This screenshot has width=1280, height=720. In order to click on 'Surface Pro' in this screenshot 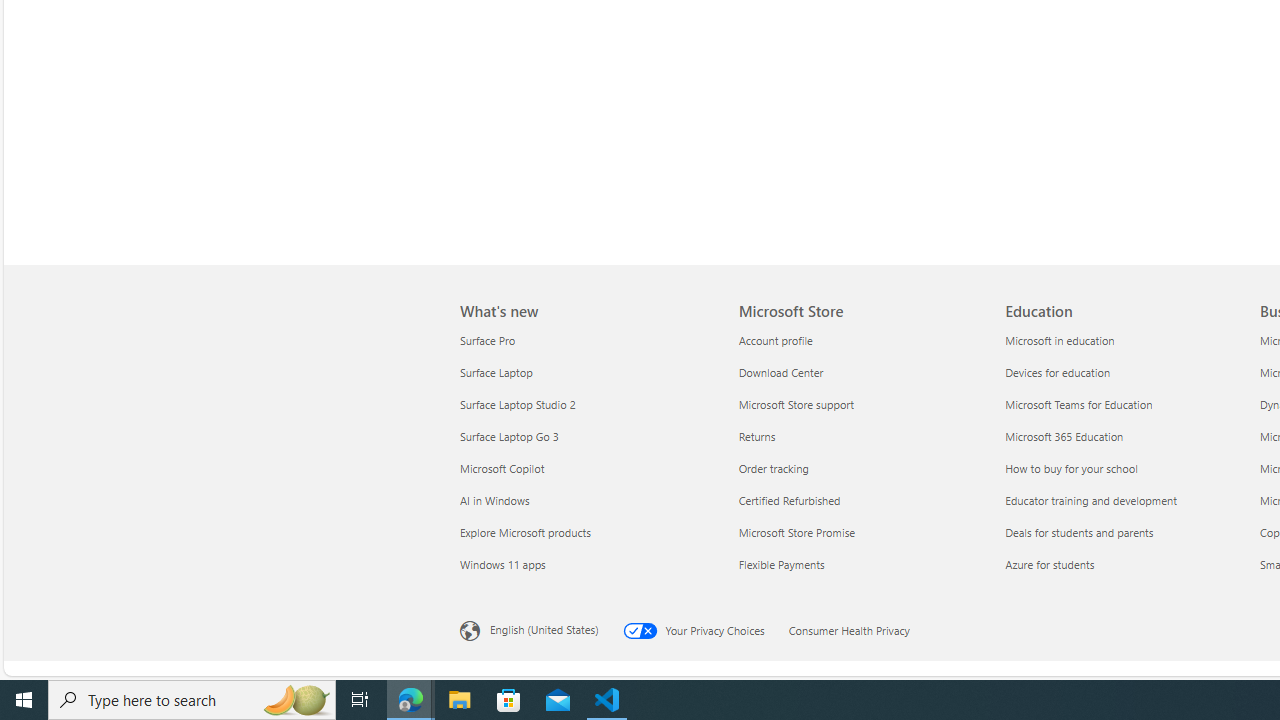, I will do `click(586, 339)`.